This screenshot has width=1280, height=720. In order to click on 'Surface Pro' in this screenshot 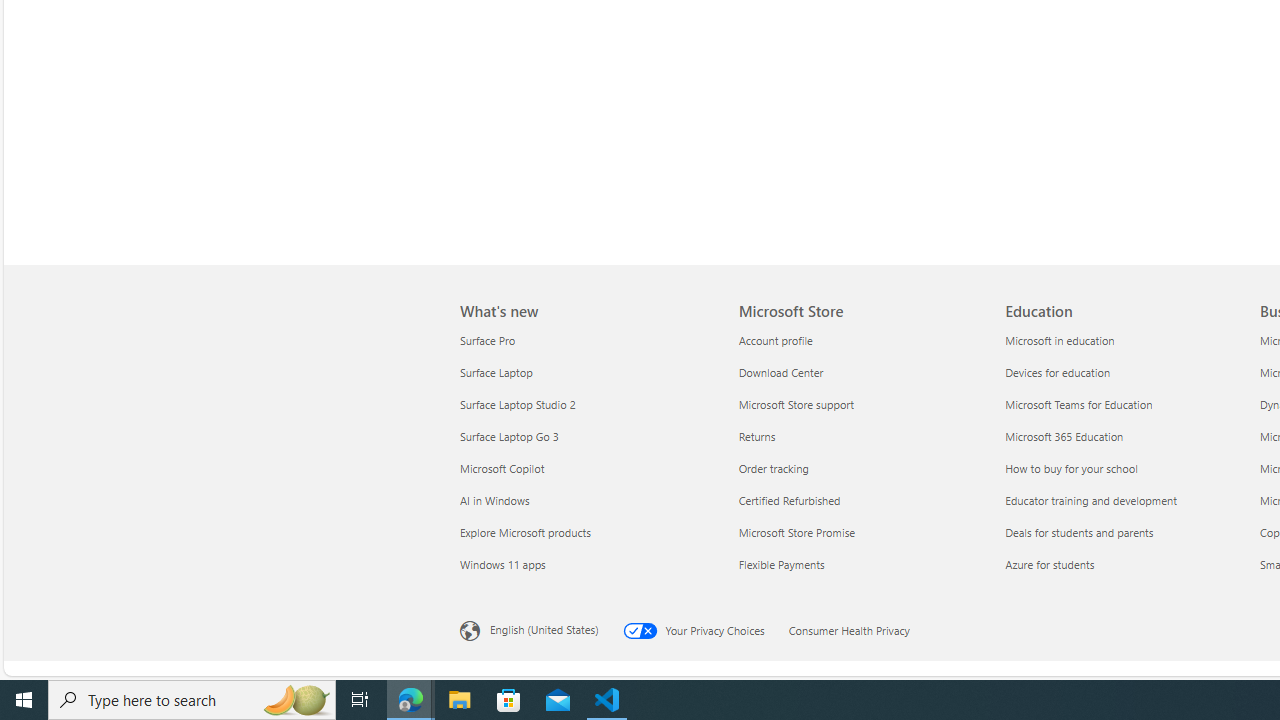, I will do `click(586, 339)`.